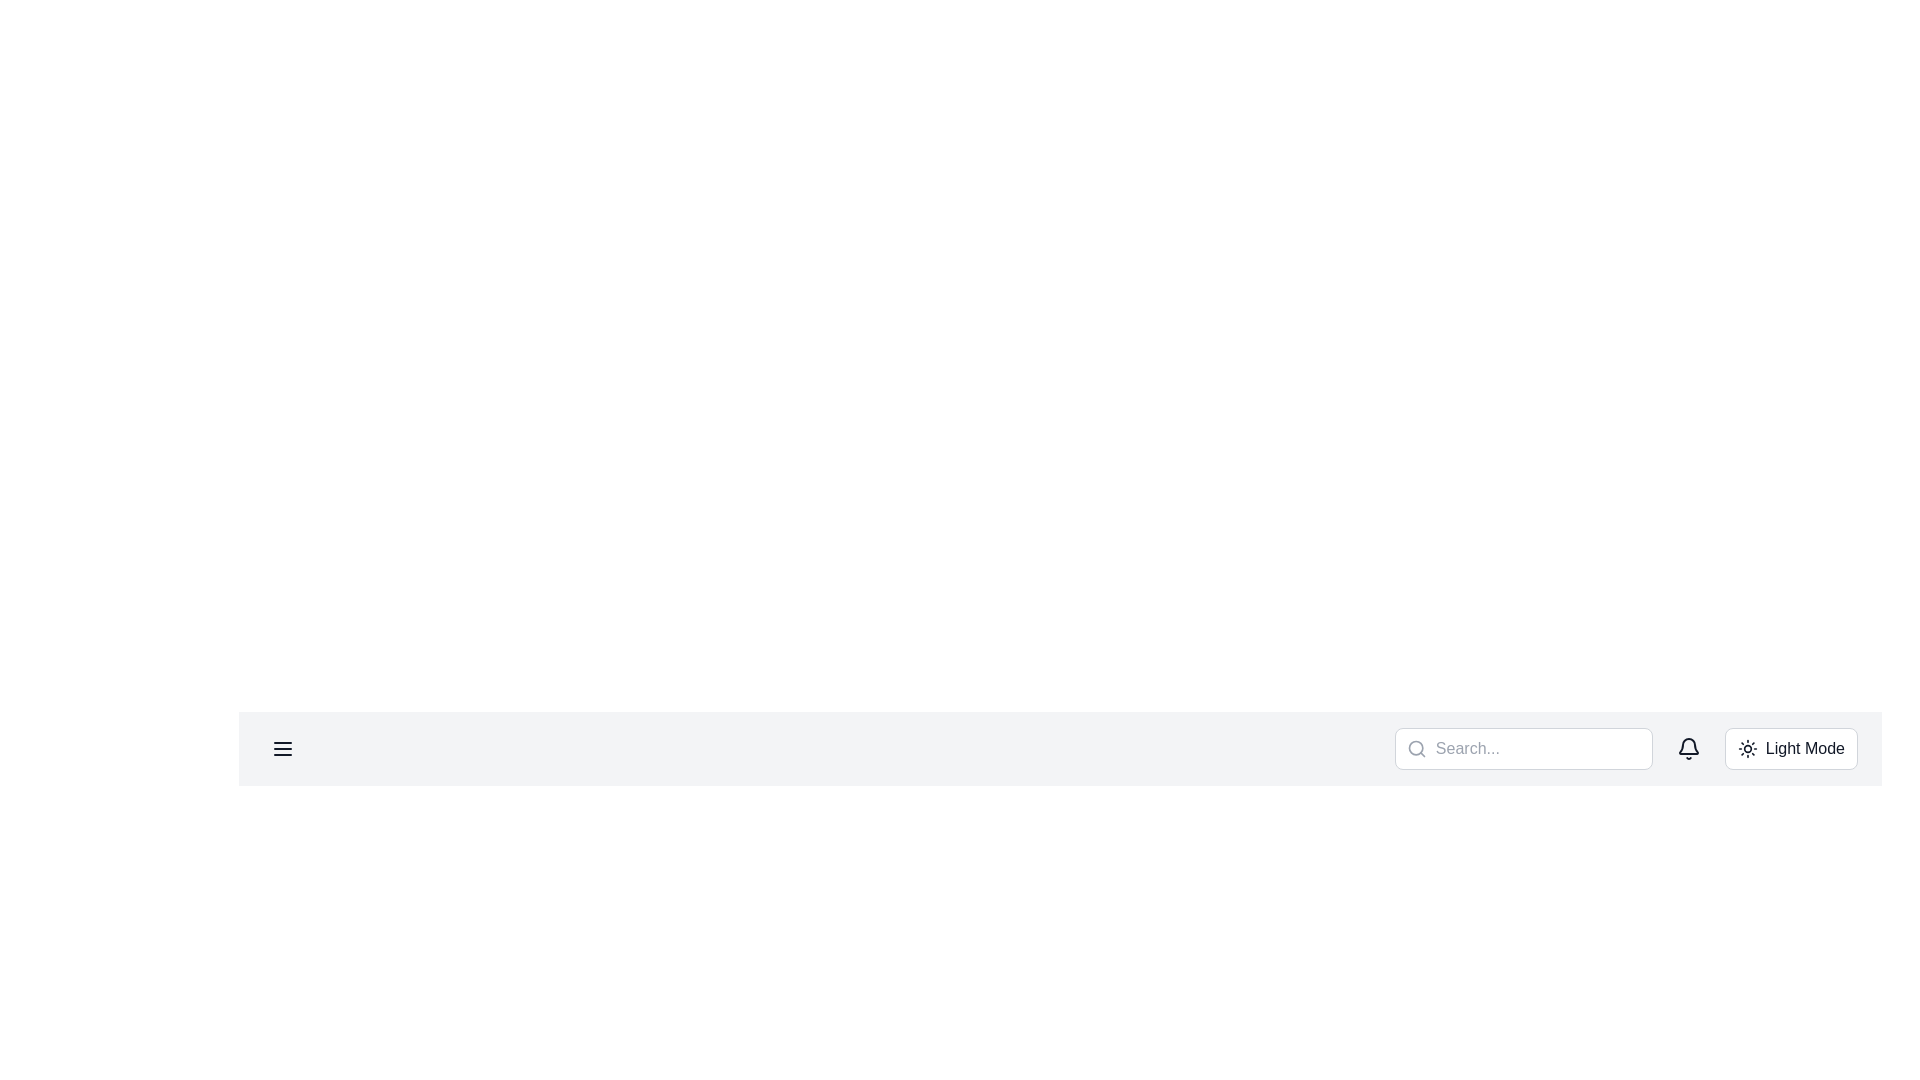  Describe the element at coordinates (1687, 748) in the screenshot. I see `the bell icon button on the top navigation bar` at that location.